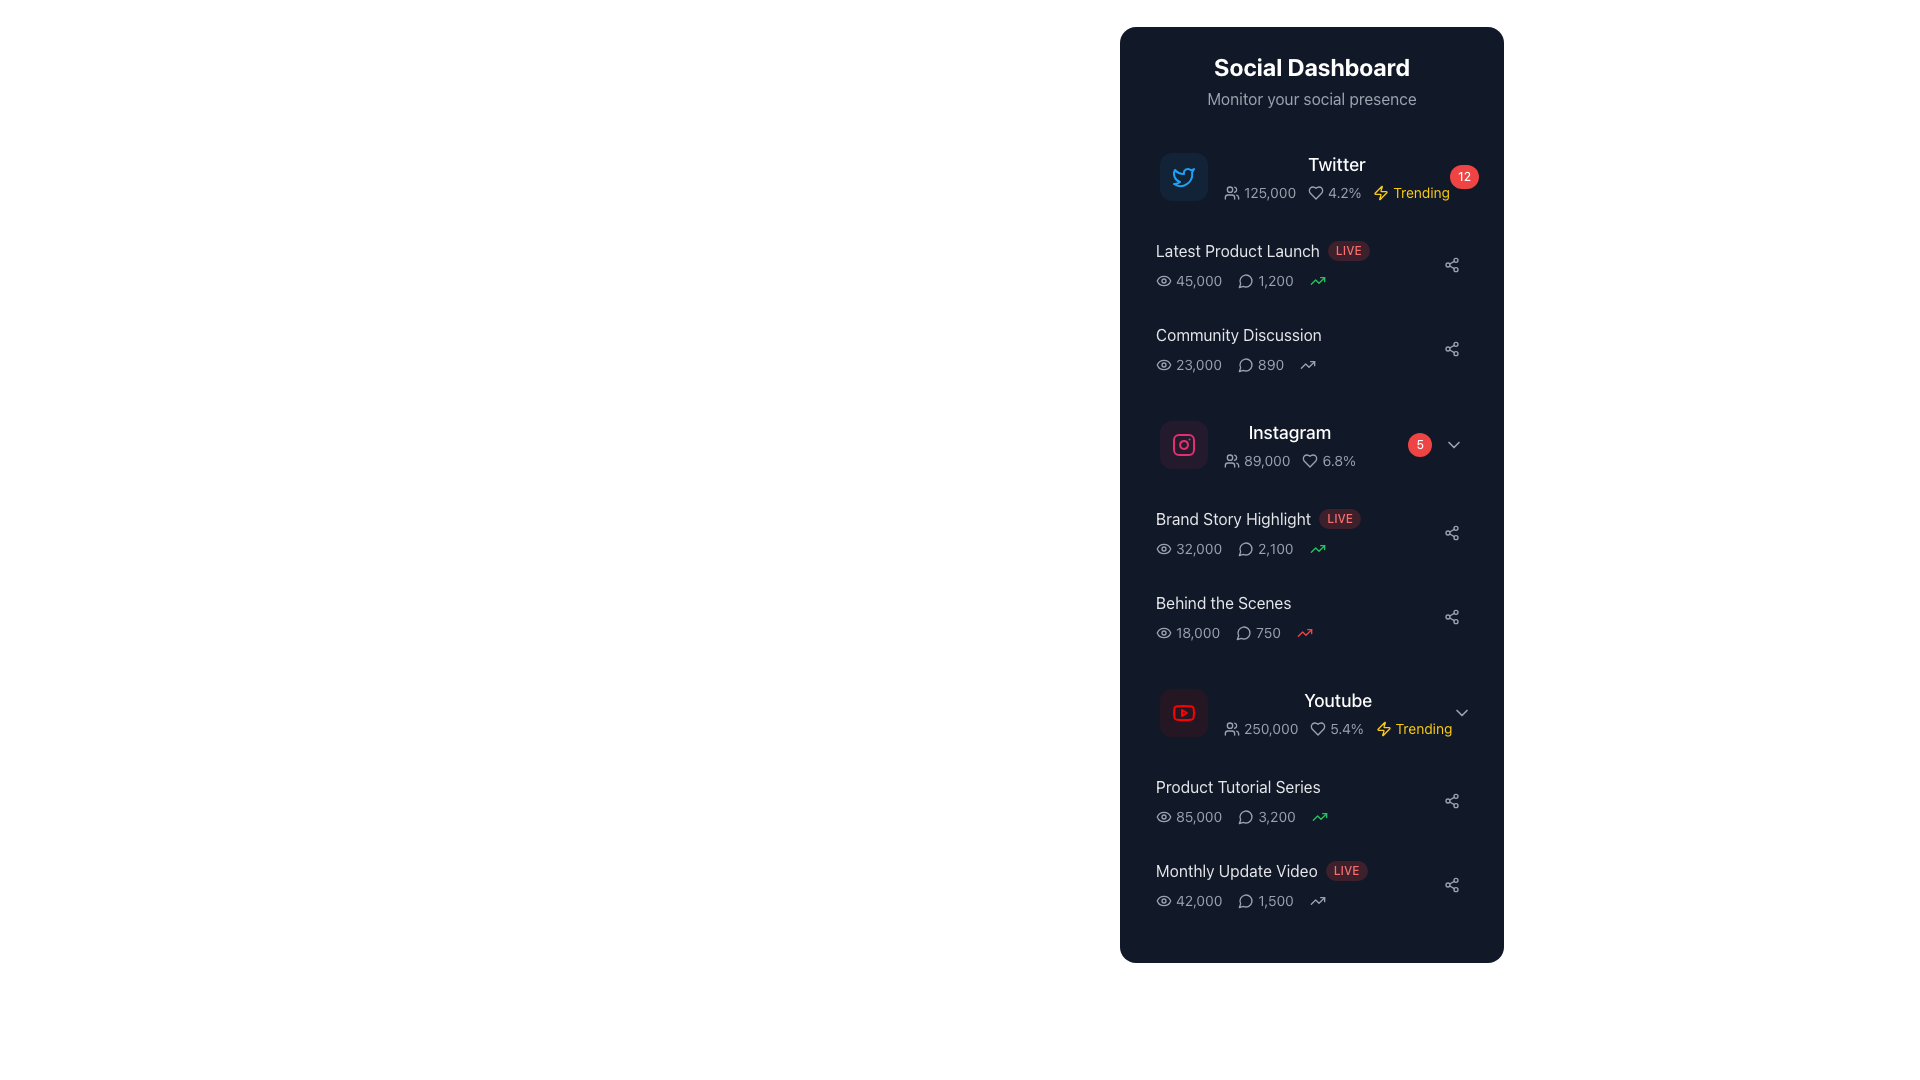 The height and width of the screenshot is (1080, 1920). What do you see at coordinates (1244, 549) in the screenshot?
I see `the outlined circle speech bubble icon located to the left of the Instagram section, indicating comment or message functionality` at bounding box center [1244, 549].